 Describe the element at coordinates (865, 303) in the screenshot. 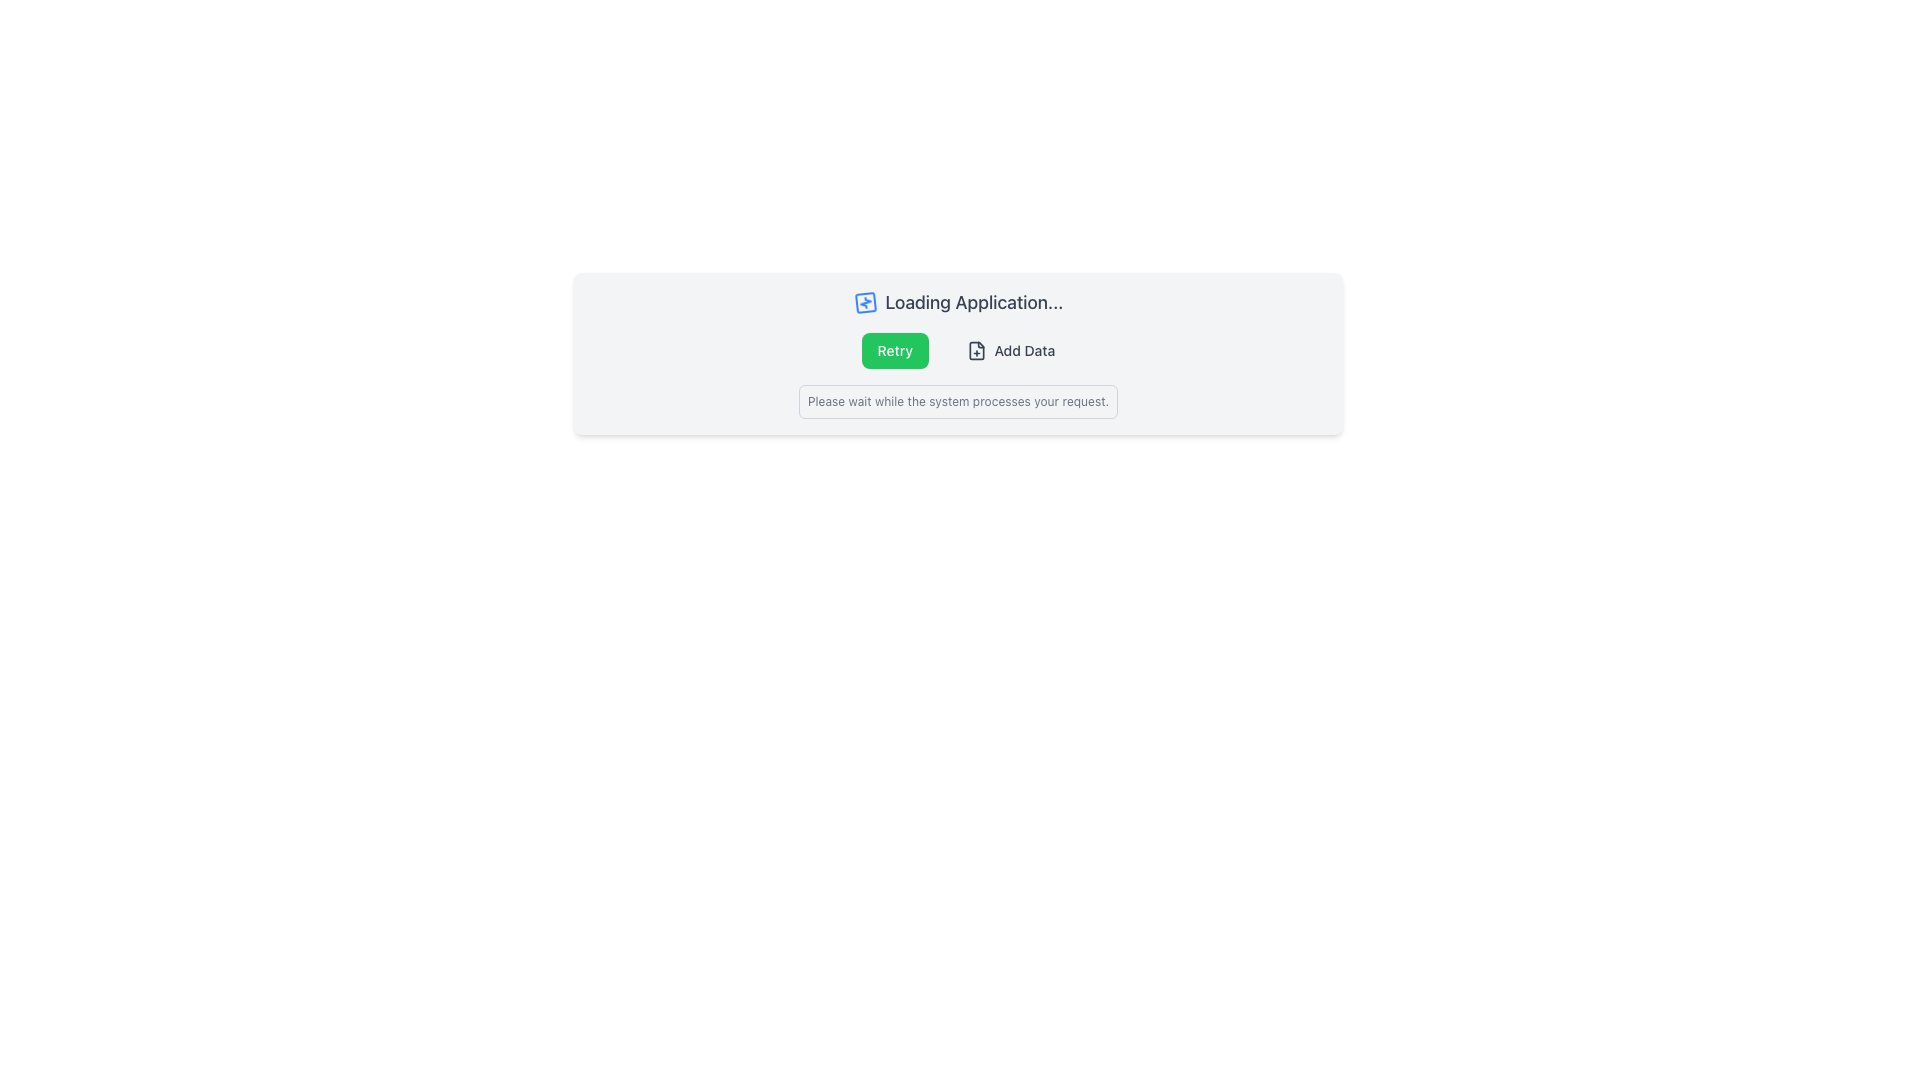

I see `the Loading Indicator Icon, which is a spinning blue square-shaped graphical icon located to the left of the text 'Loading Application...'` at that location.